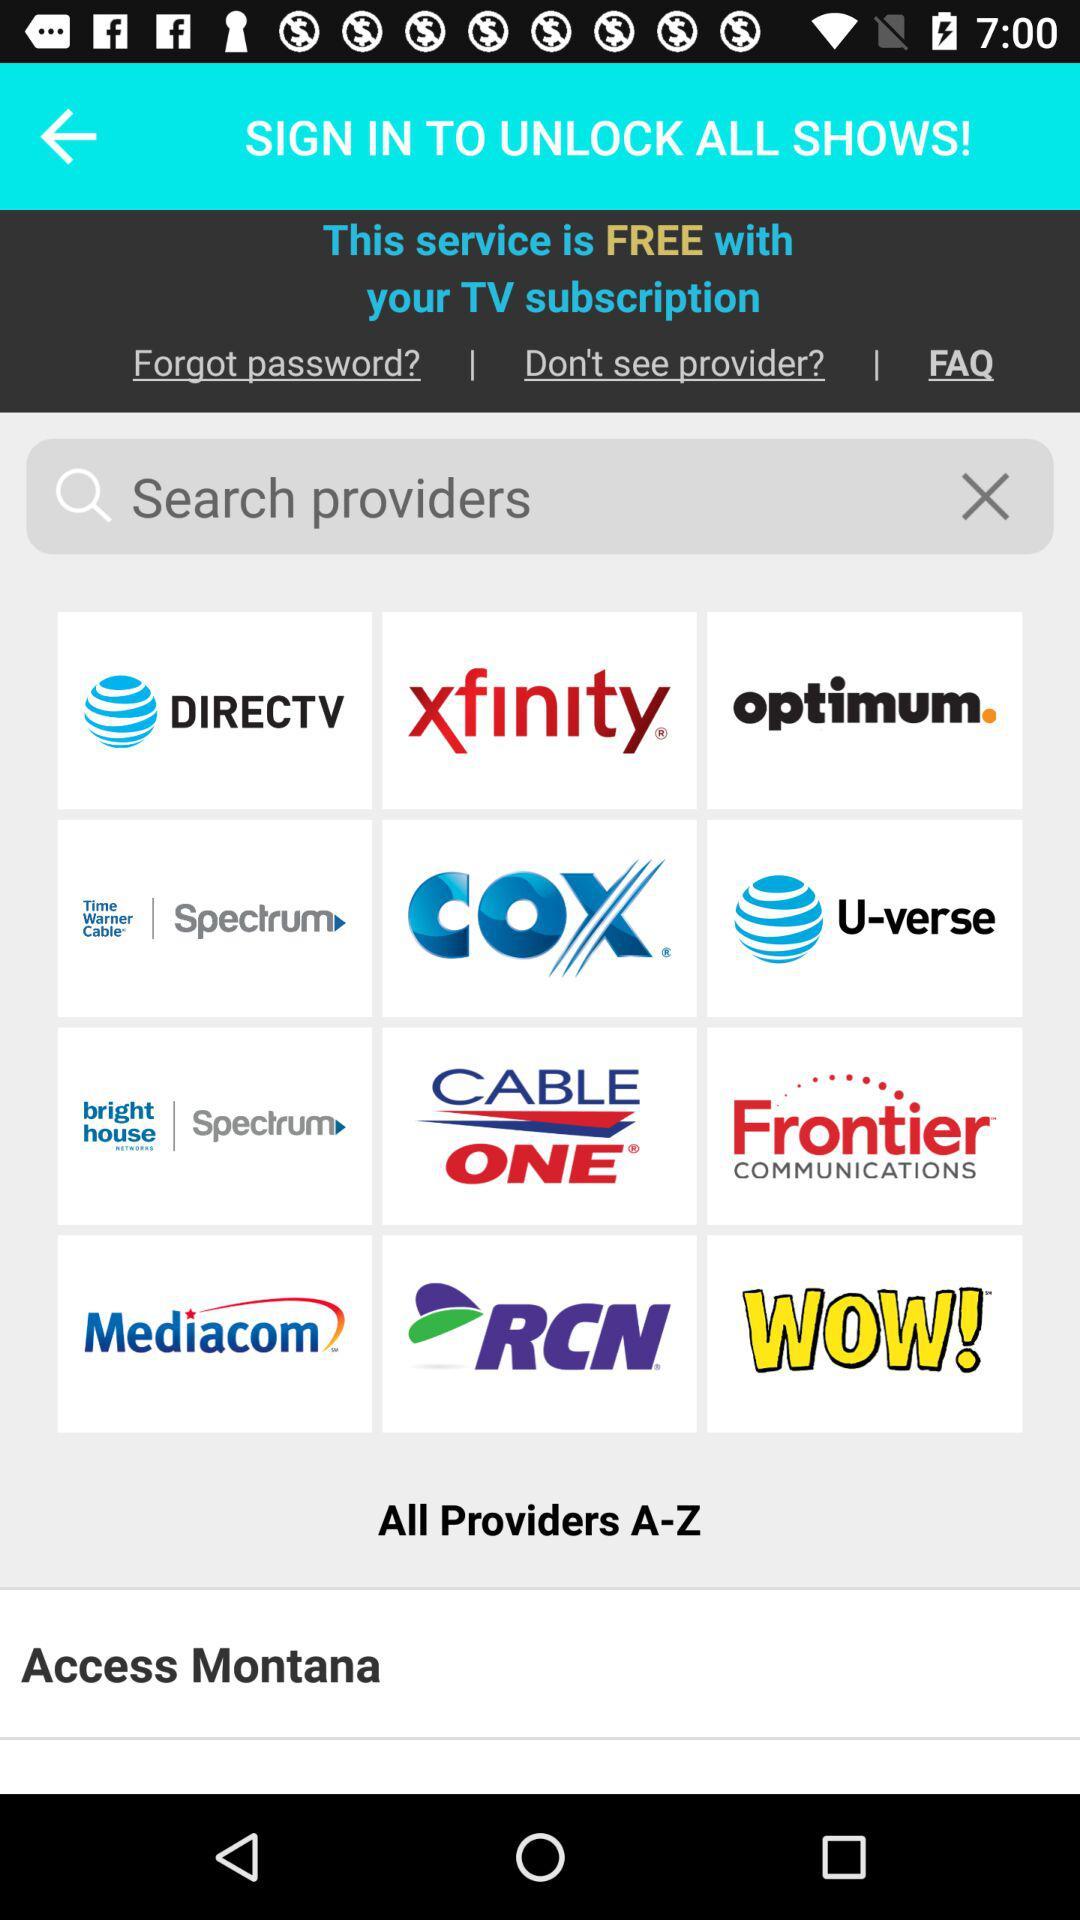 Image resolution: width=1080 pixels, height=1920 pixels. I want to click on faq, so click(937, 361).